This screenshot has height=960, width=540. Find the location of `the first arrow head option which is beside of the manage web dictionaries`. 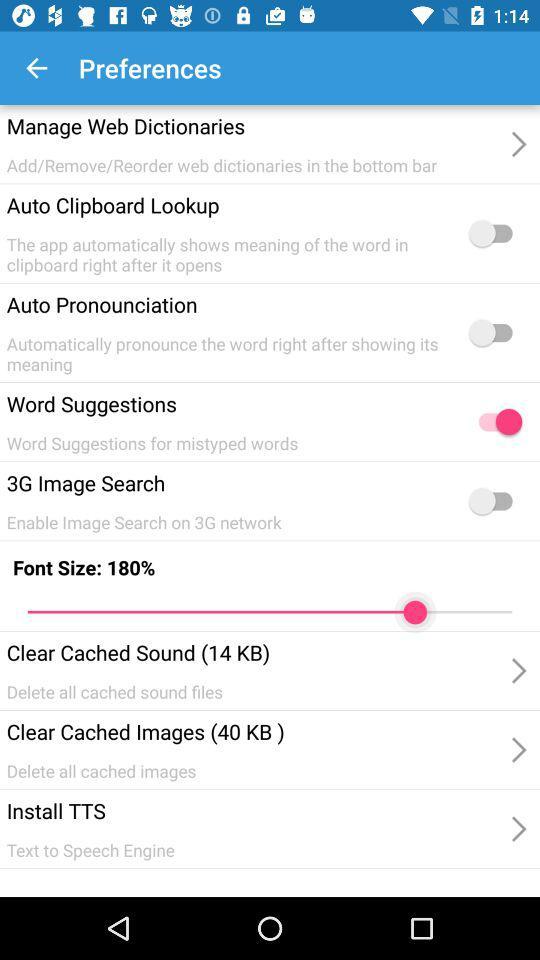

the first arrow head option which is beside of the manage web dictionaries is located at coordinates (517, 143).